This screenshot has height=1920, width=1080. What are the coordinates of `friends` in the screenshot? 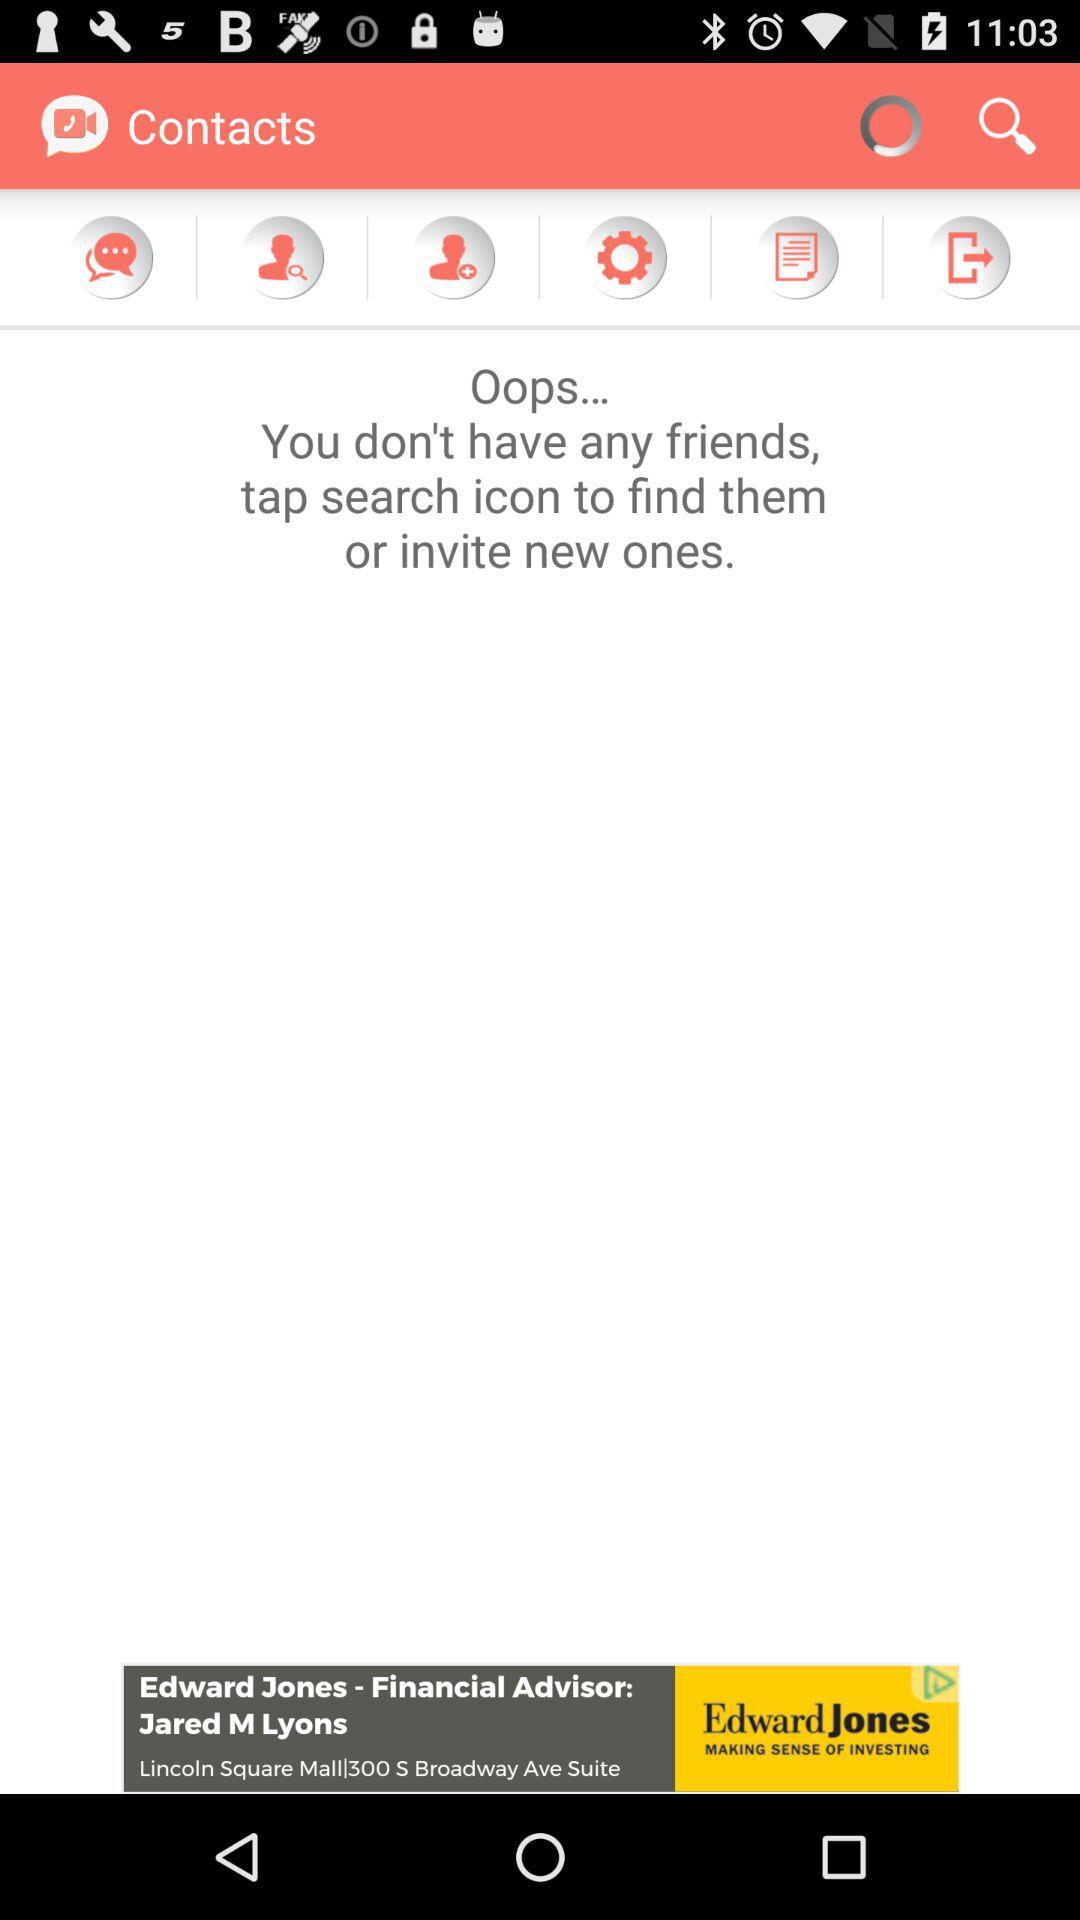 It's located at (452, 256).